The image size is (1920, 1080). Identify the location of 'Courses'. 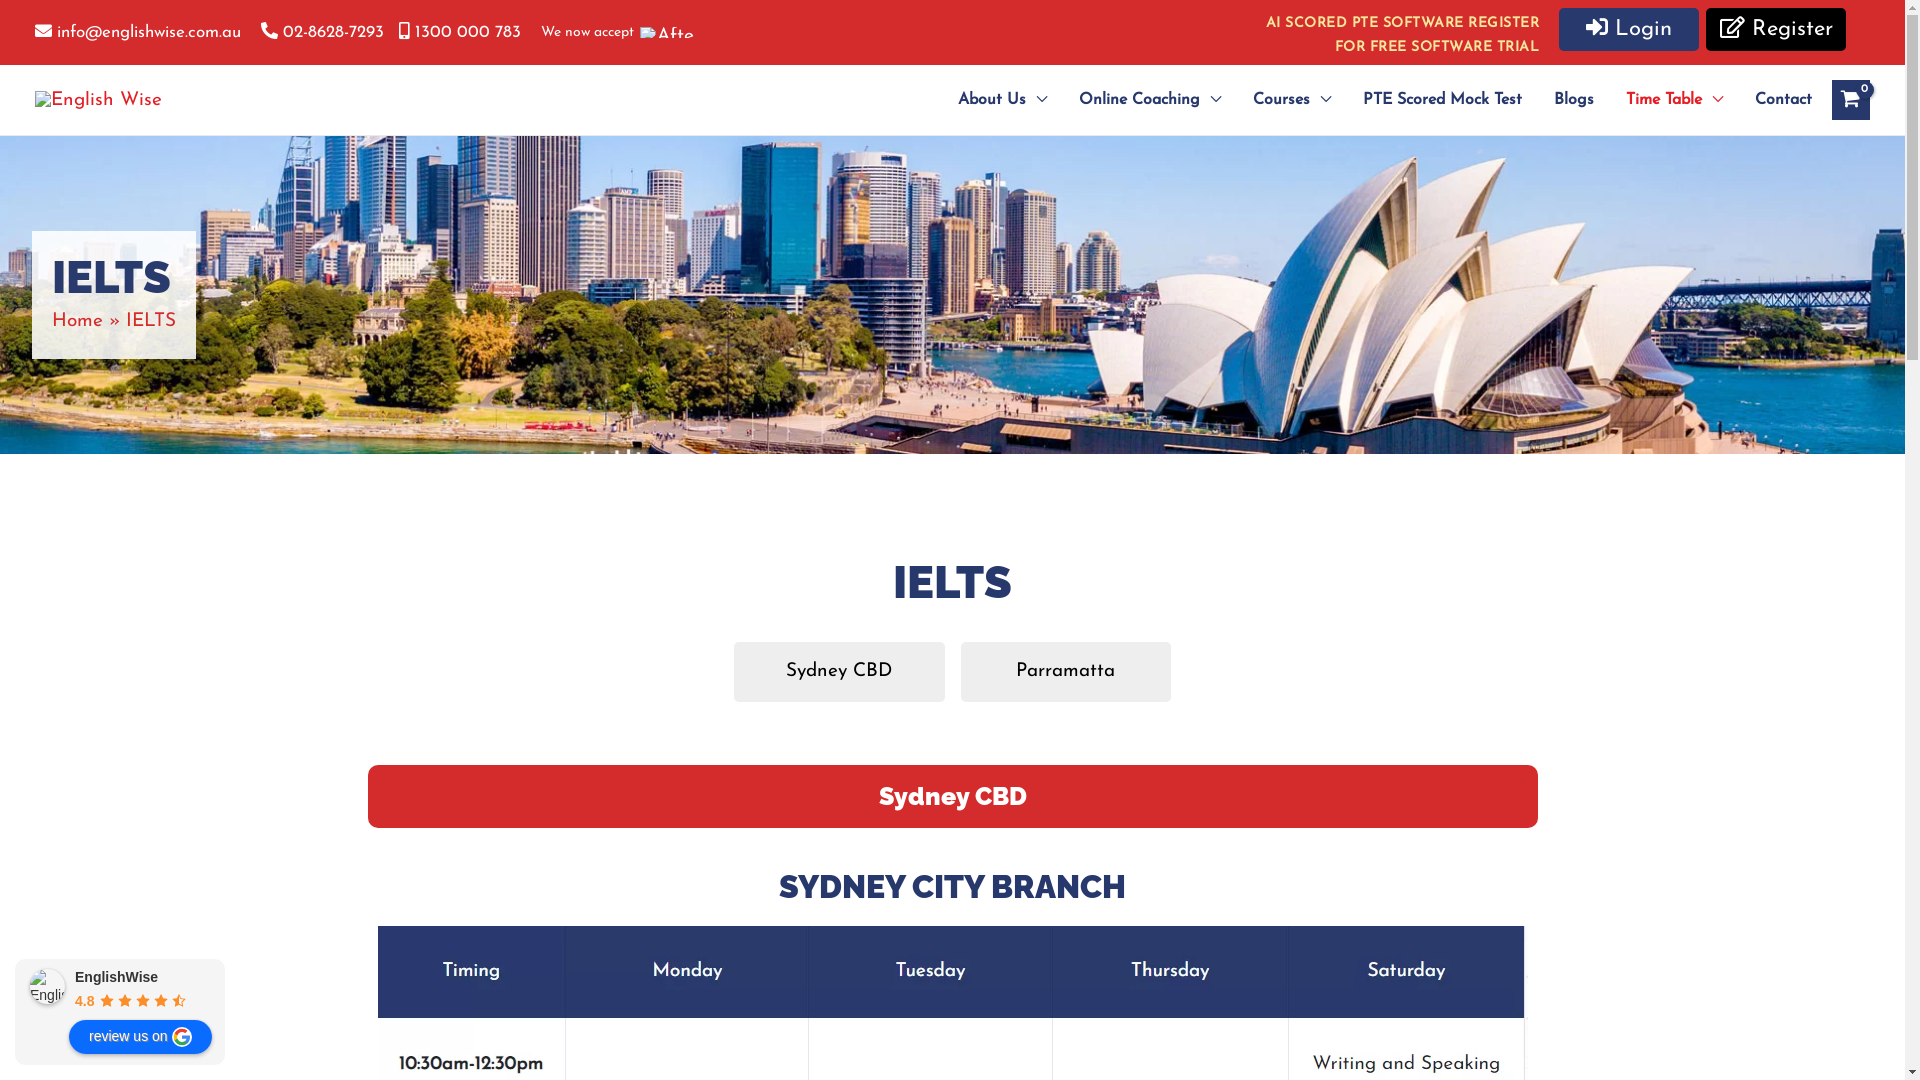
(1236, 100).